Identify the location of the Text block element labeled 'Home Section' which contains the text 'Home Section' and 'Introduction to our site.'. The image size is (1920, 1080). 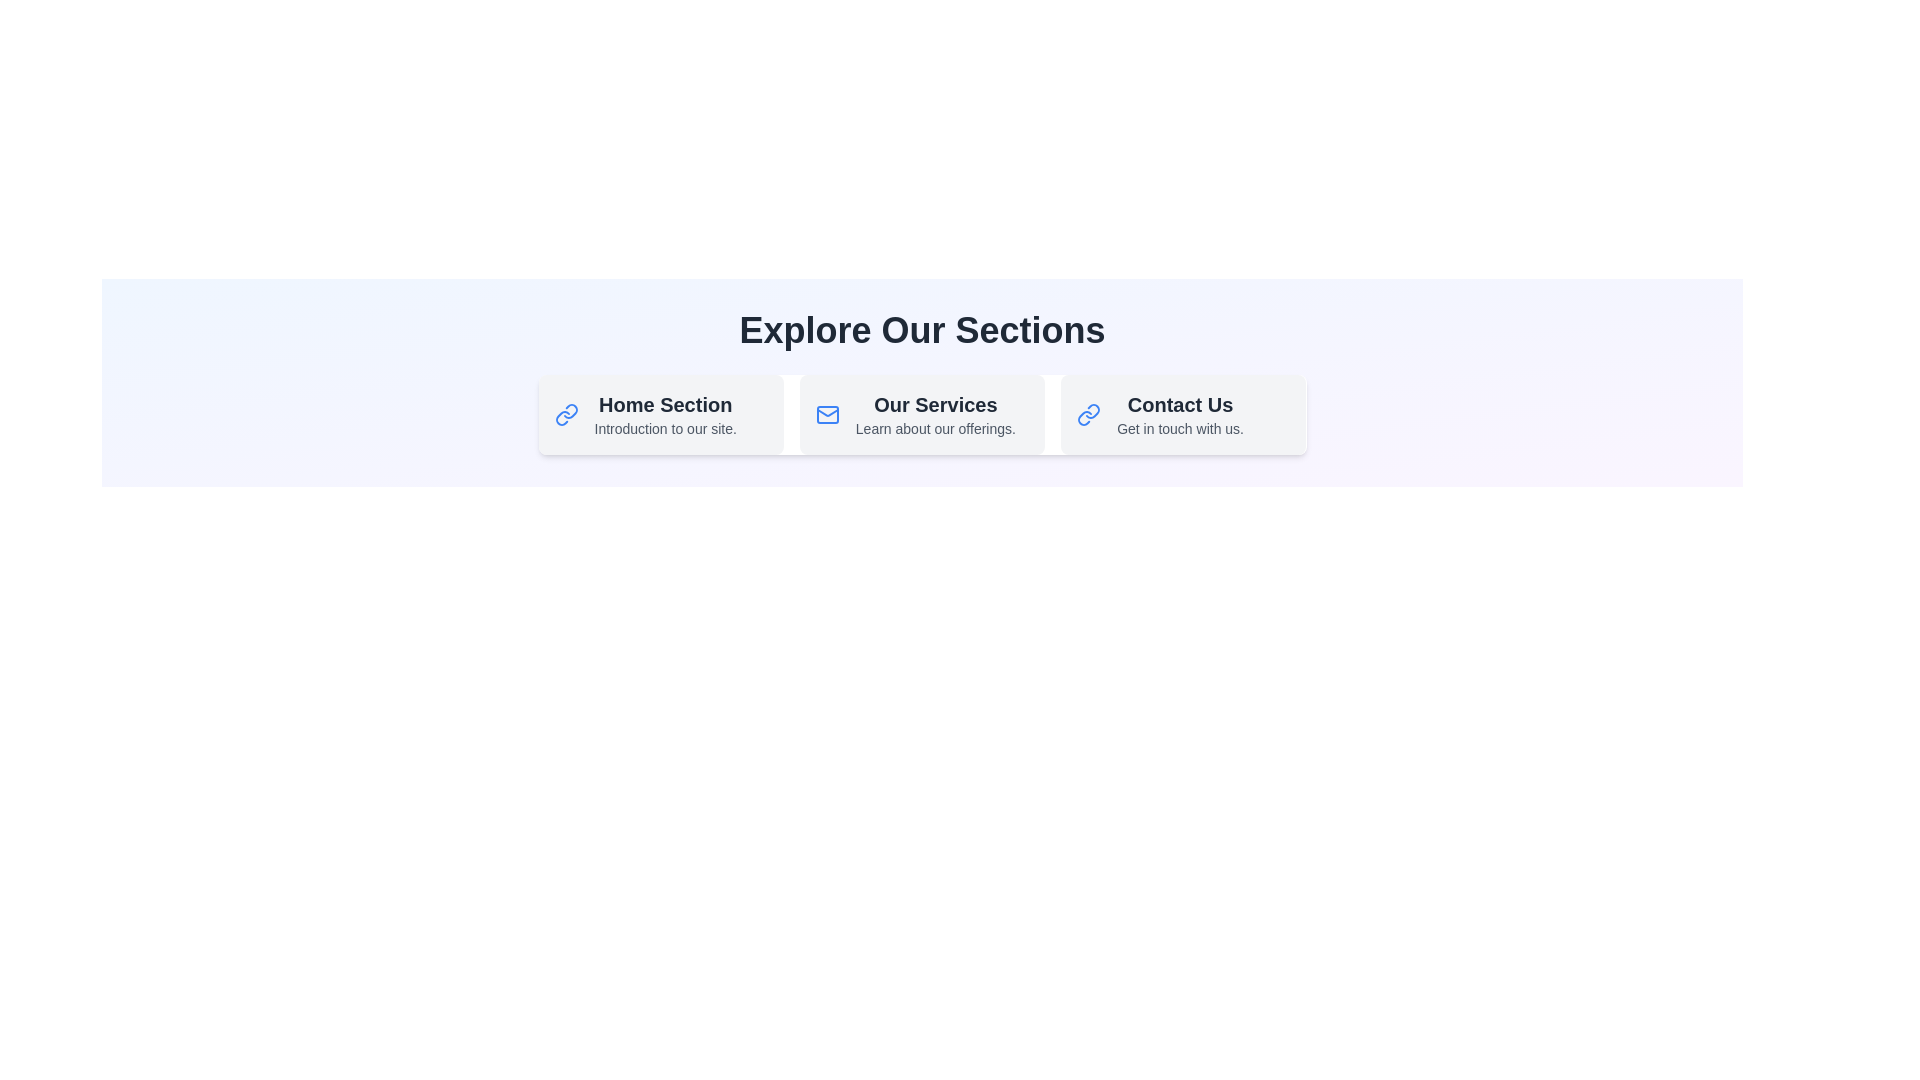
(665, 414).